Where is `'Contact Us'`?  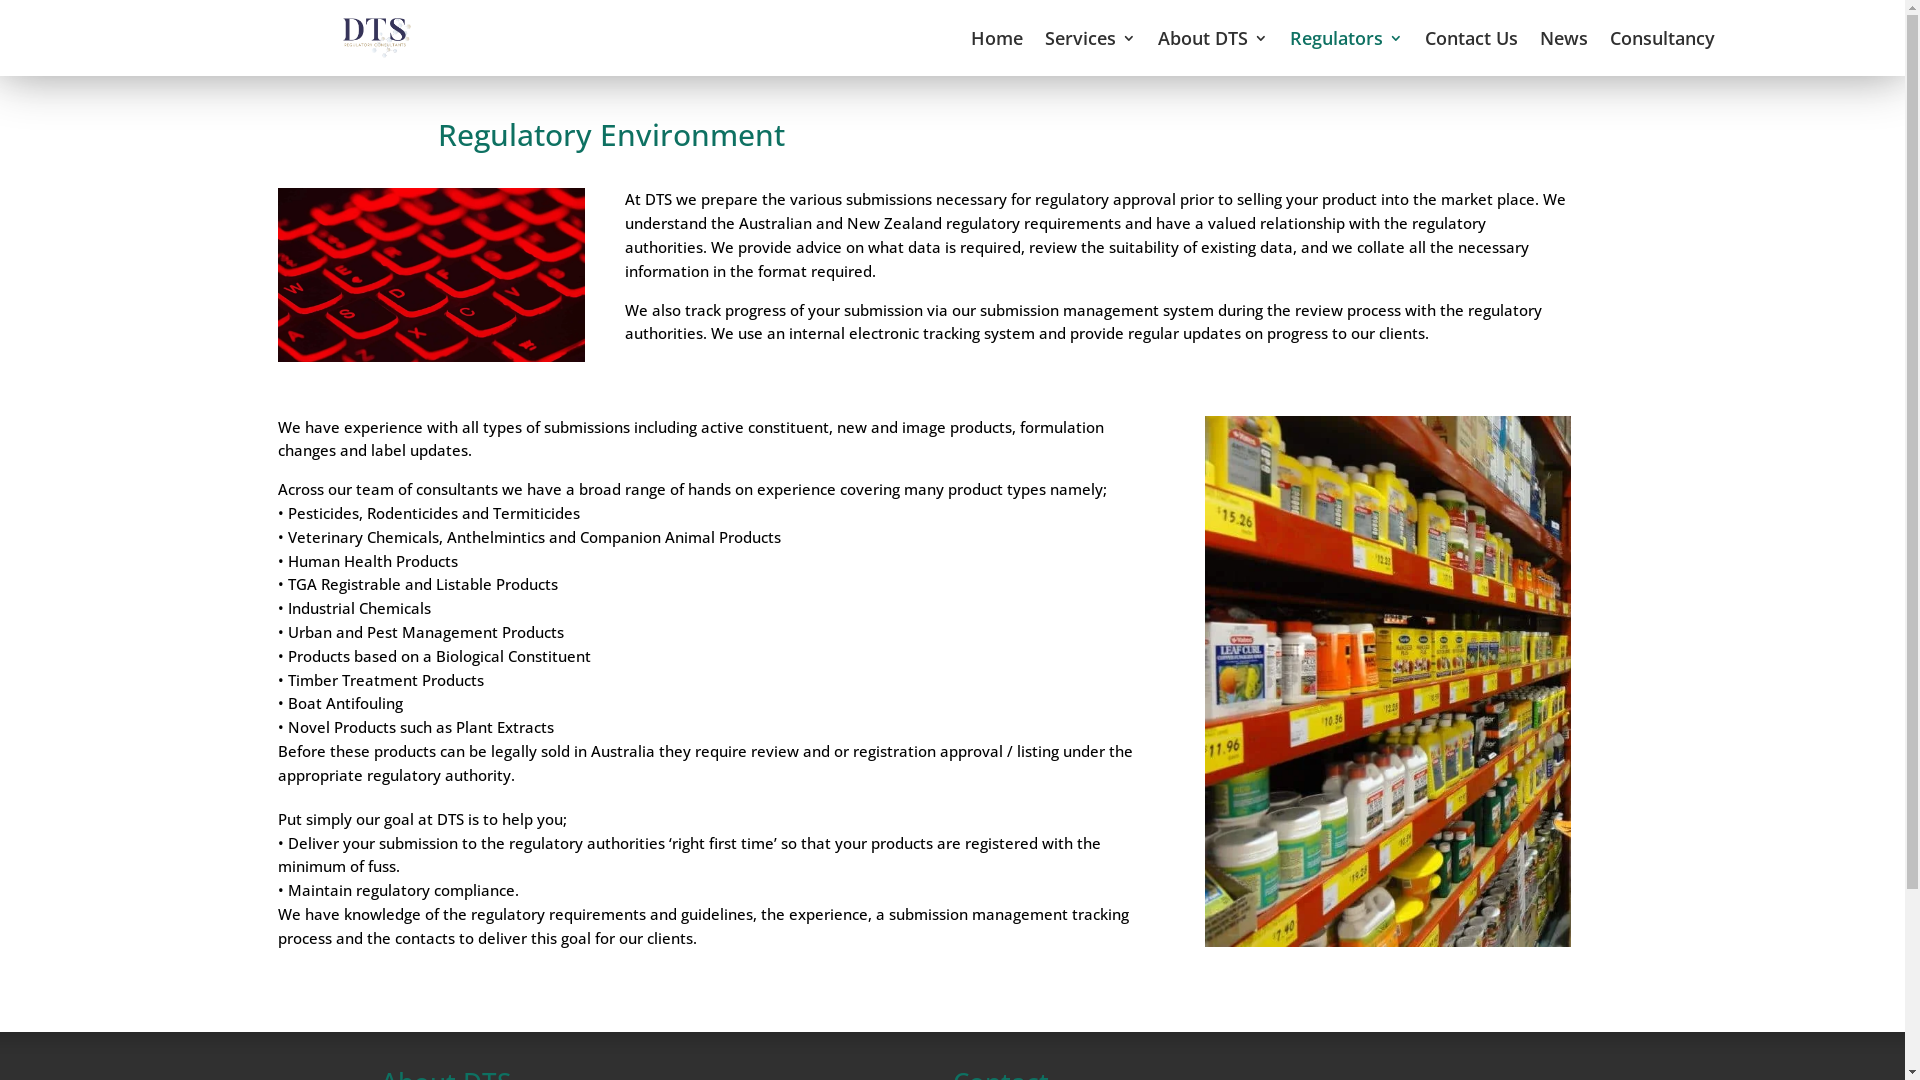
'Contact Us' is located at coordinates (1470, 38).